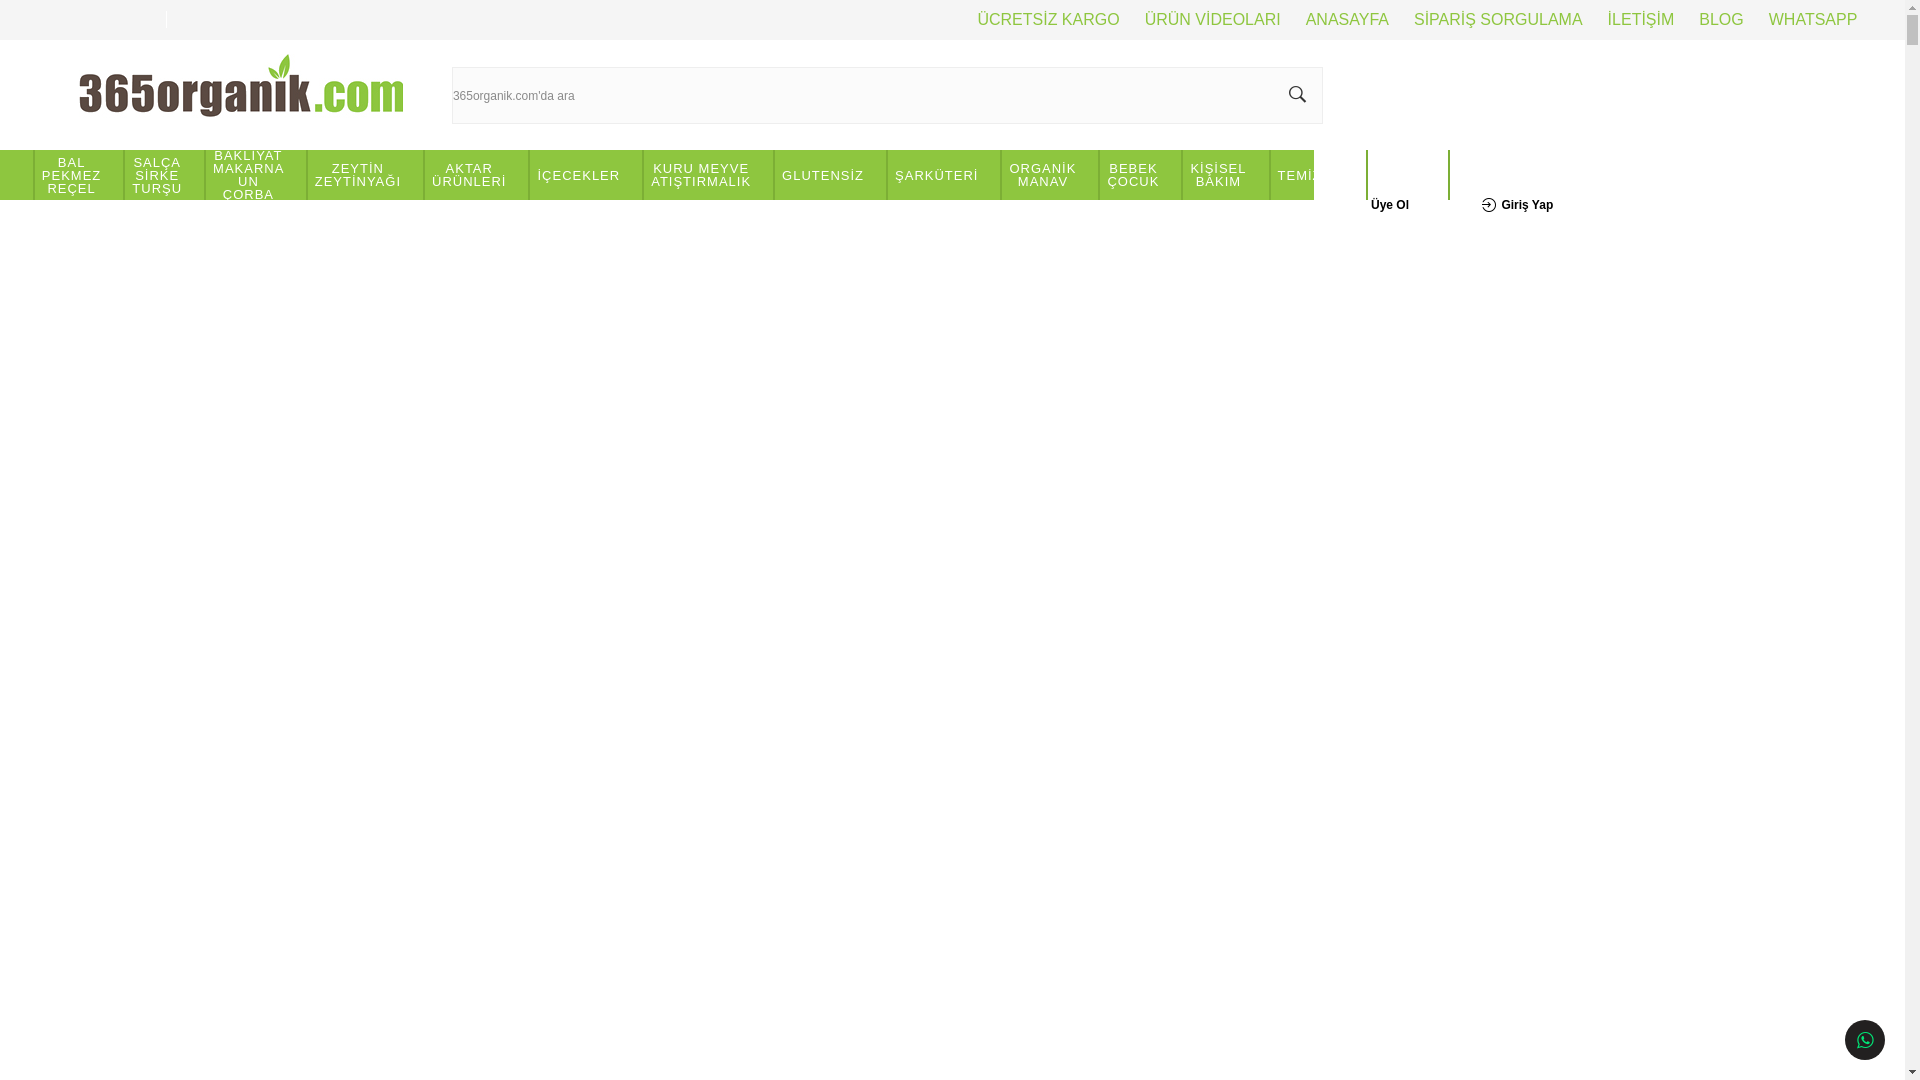 This screenshot has width=1920, height=1080. I want to click on 'VEGAN', so click(1406, 173).